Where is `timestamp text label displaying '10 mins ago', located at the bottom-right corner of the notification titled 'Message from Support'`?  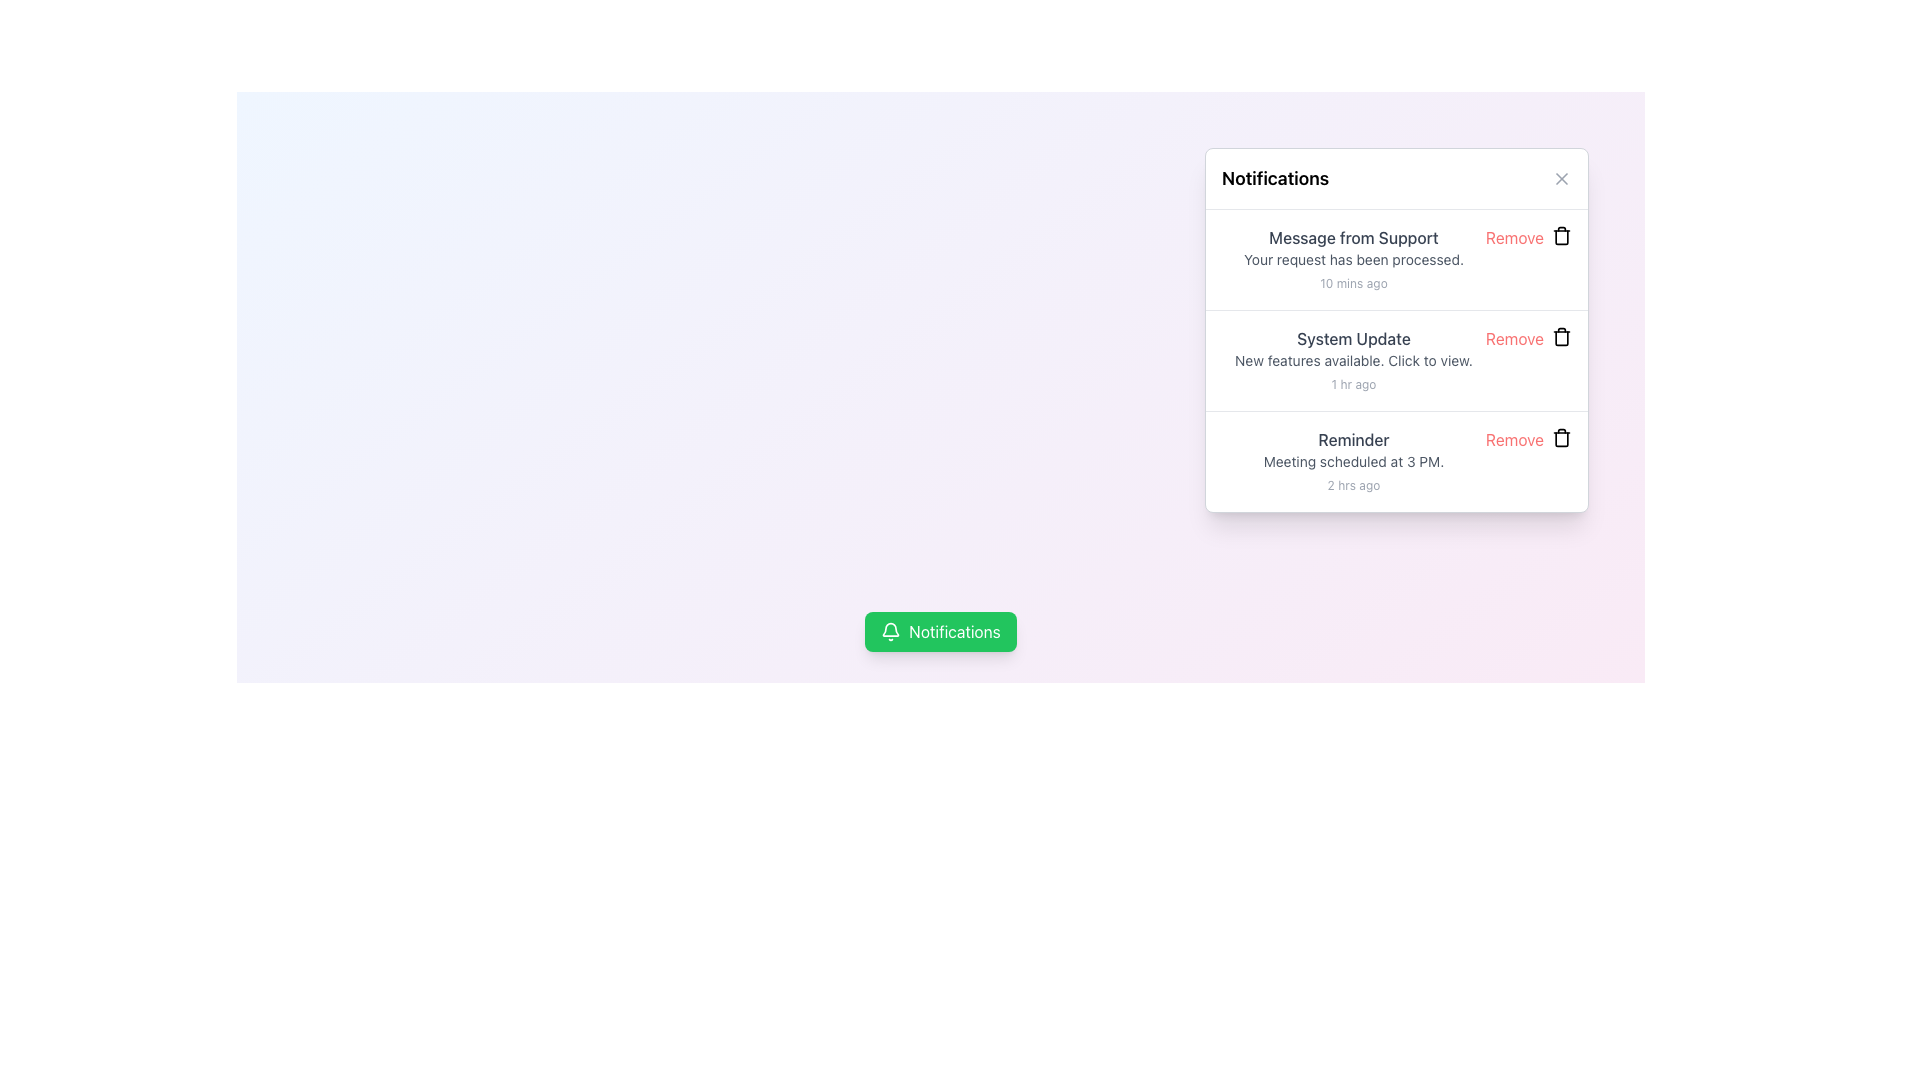
timestamp text label displaying '10 mins ago', located at the bottom-right corner of the notification titled 'Message from Support' is located at coordinates (1353, 283).